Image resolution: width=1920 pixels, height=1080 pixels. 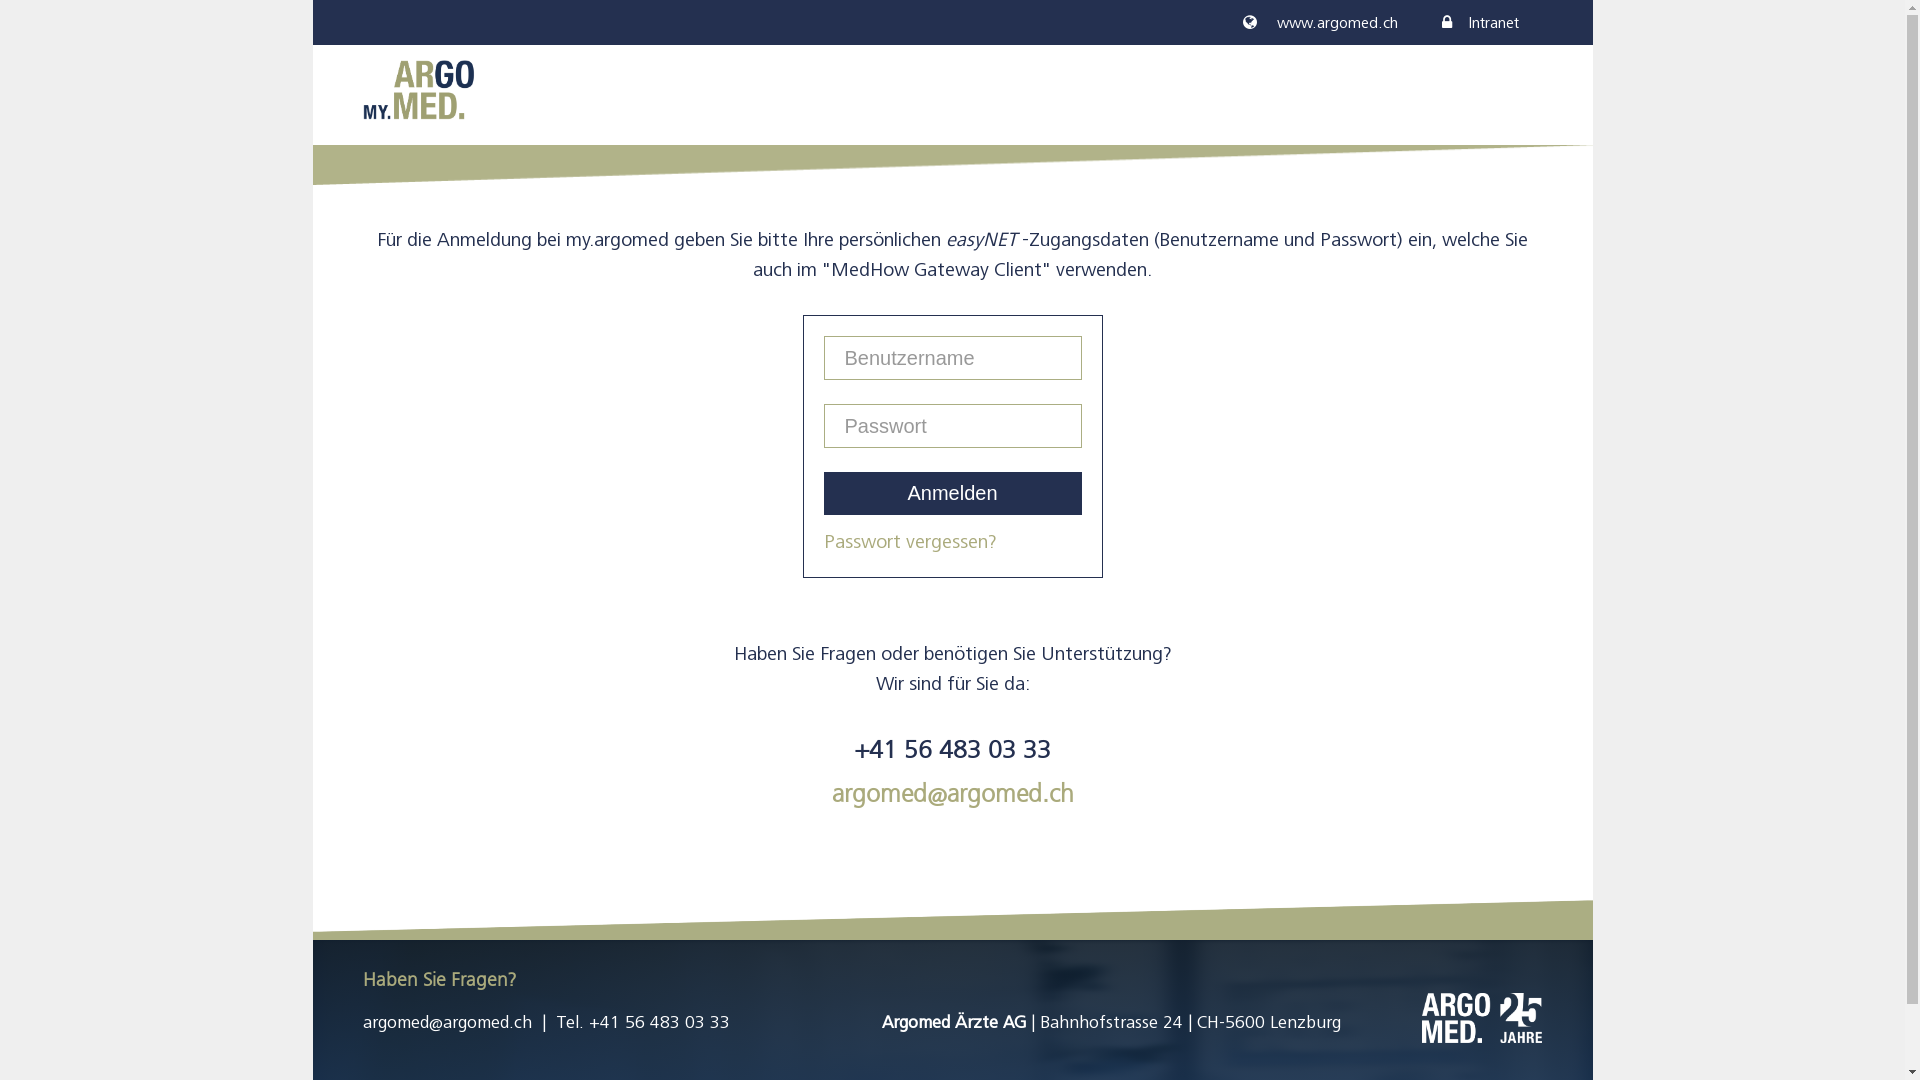 What do you see at coordinates (416, 87) in the screenshot?
I see `'my.argomed Startseite'` at bounding box center [416, 87].